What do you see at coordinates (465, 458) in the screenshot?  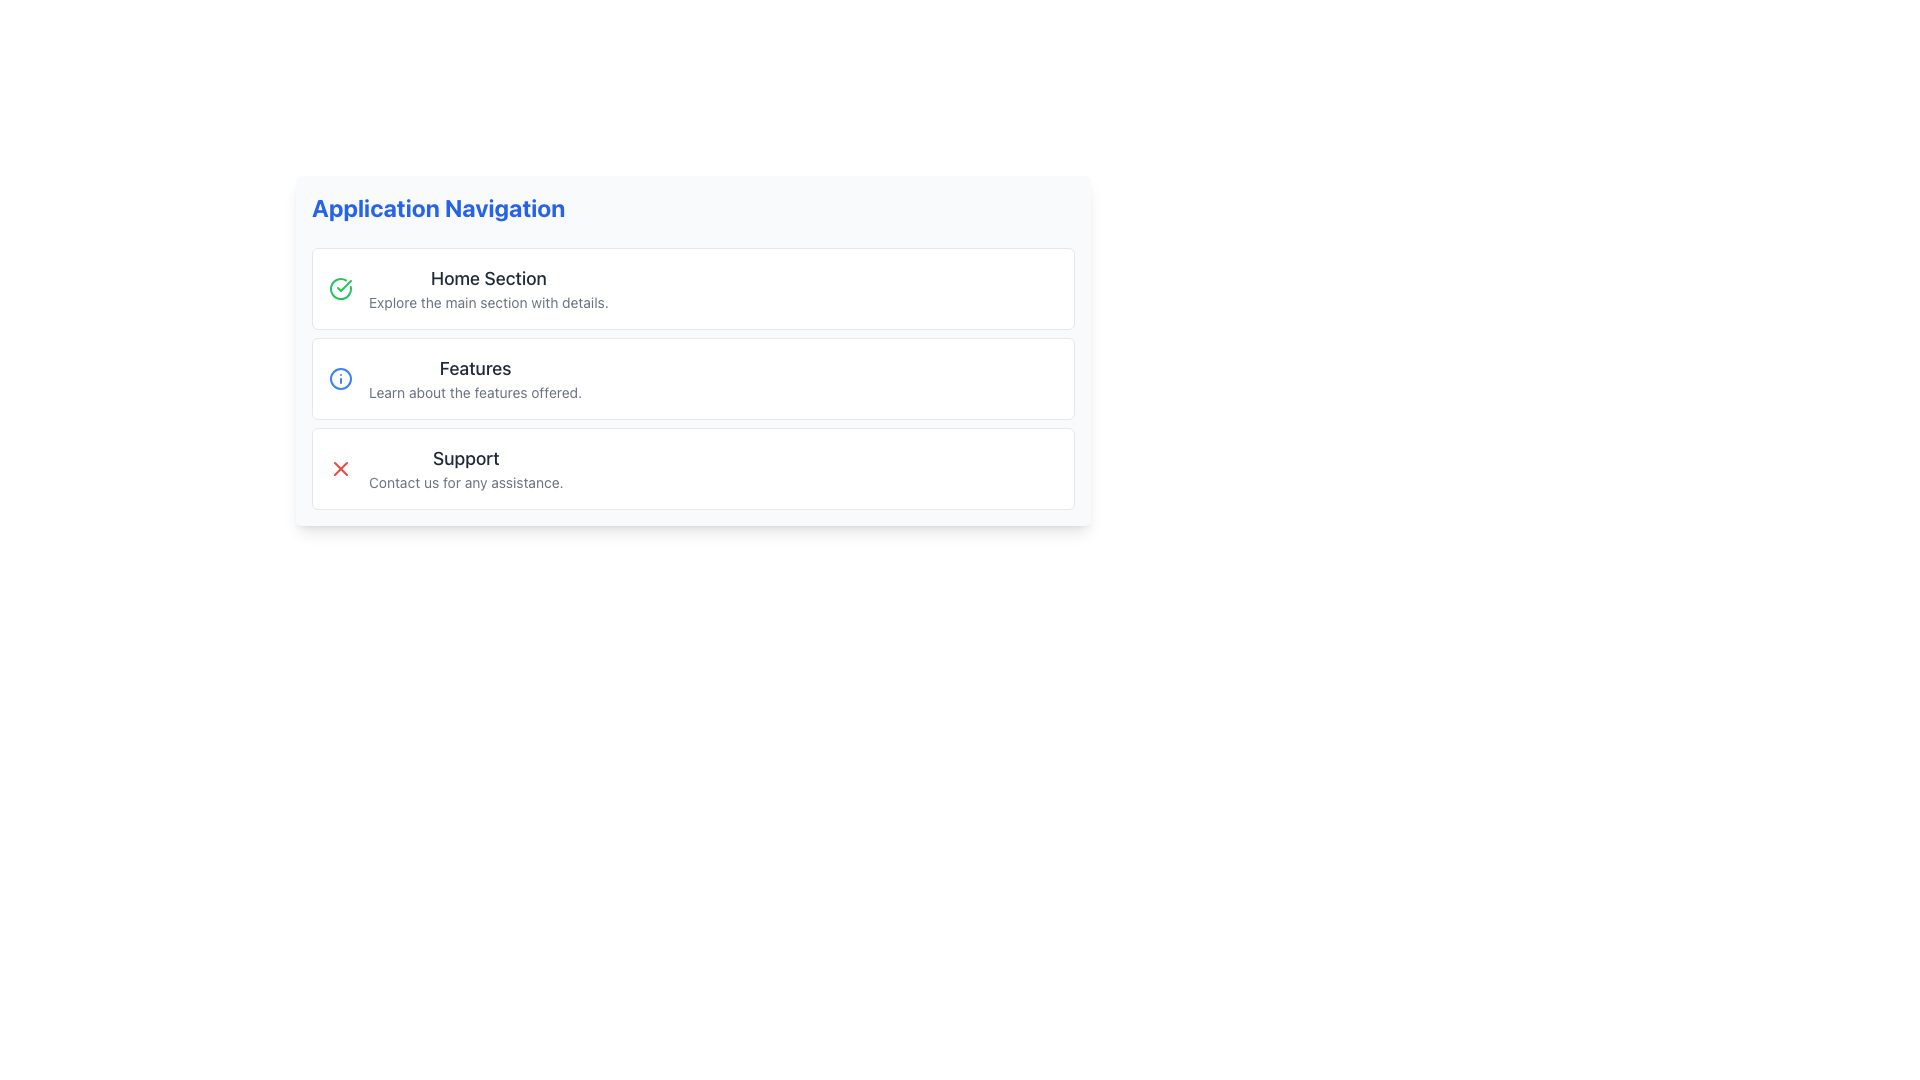 I see `the hyperlink element located below the 'Features' section` at bounding box center [465, 458].